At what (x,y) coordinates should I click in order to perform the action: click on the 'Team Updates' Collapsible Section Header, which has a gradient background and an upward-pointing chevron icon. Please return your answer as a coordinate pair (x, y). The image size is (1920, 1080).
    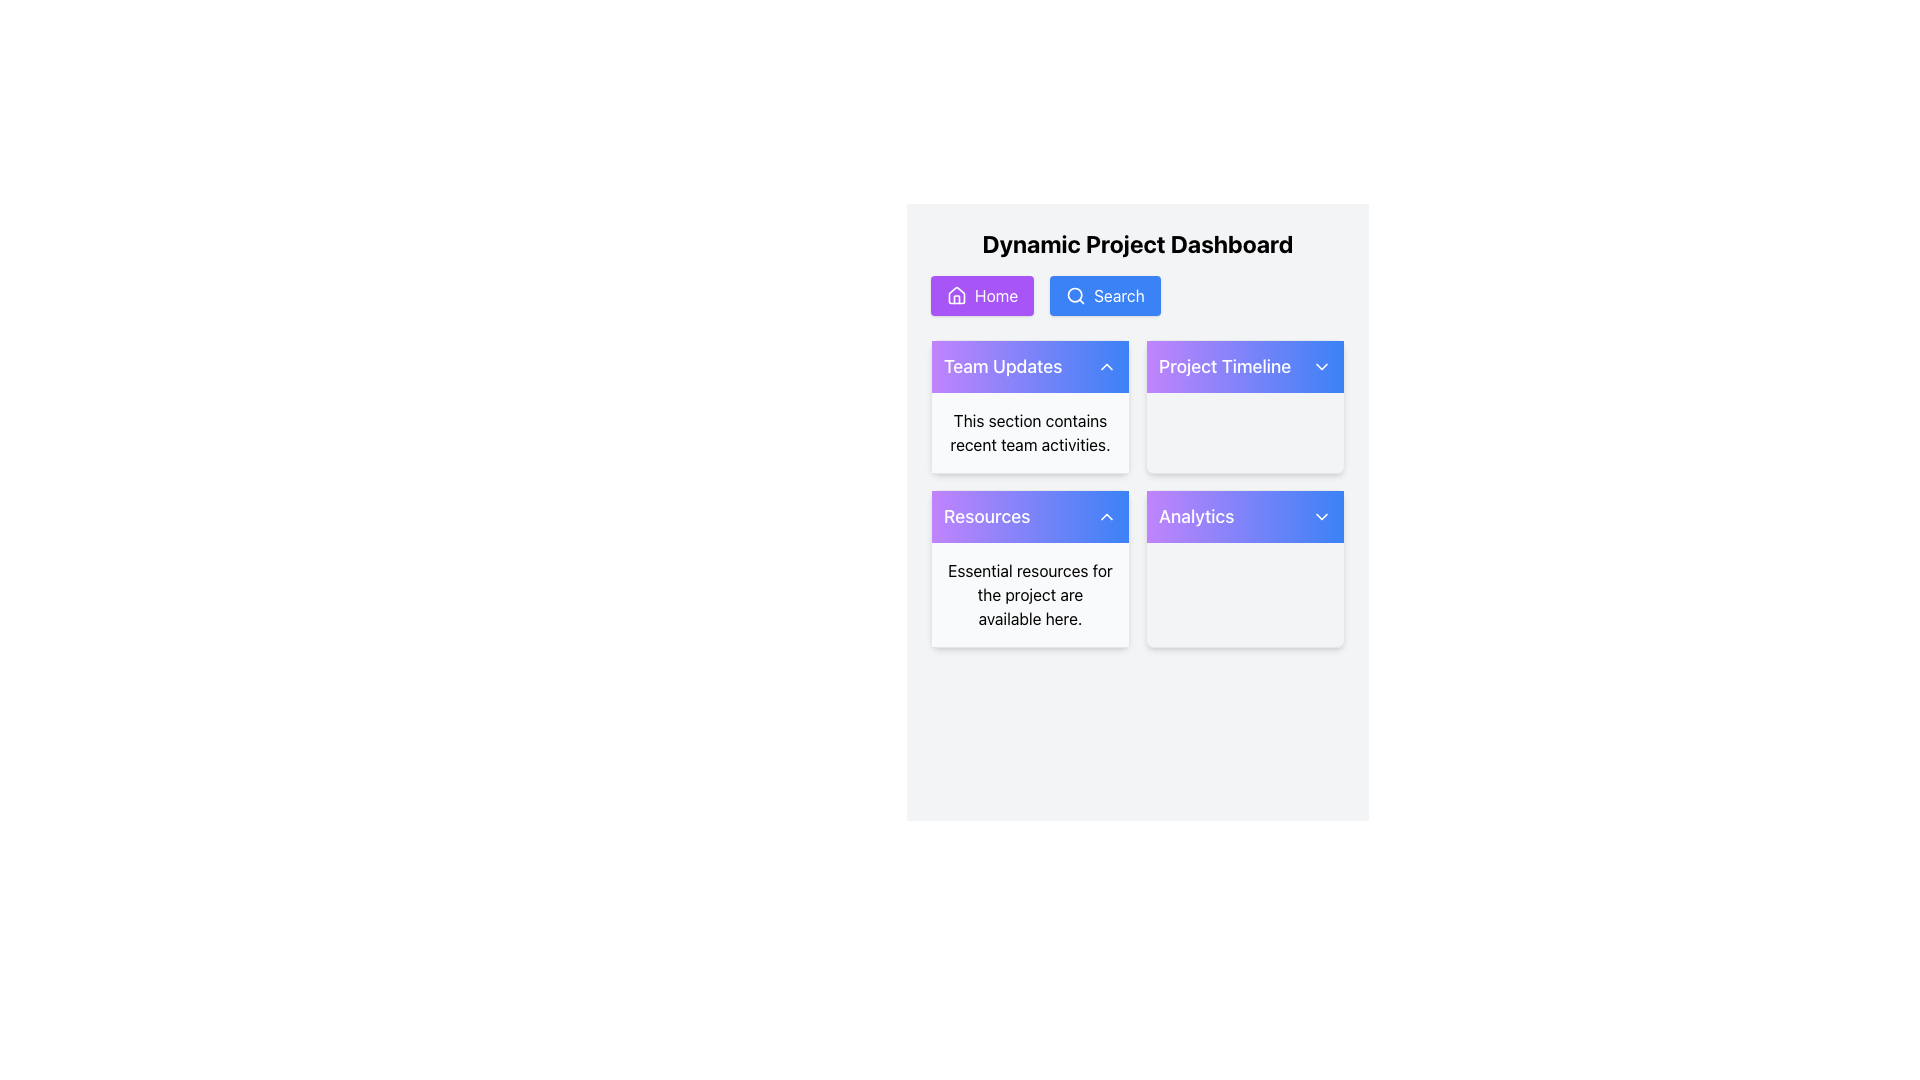
    Looking at the image, I should click on (1030, 366).